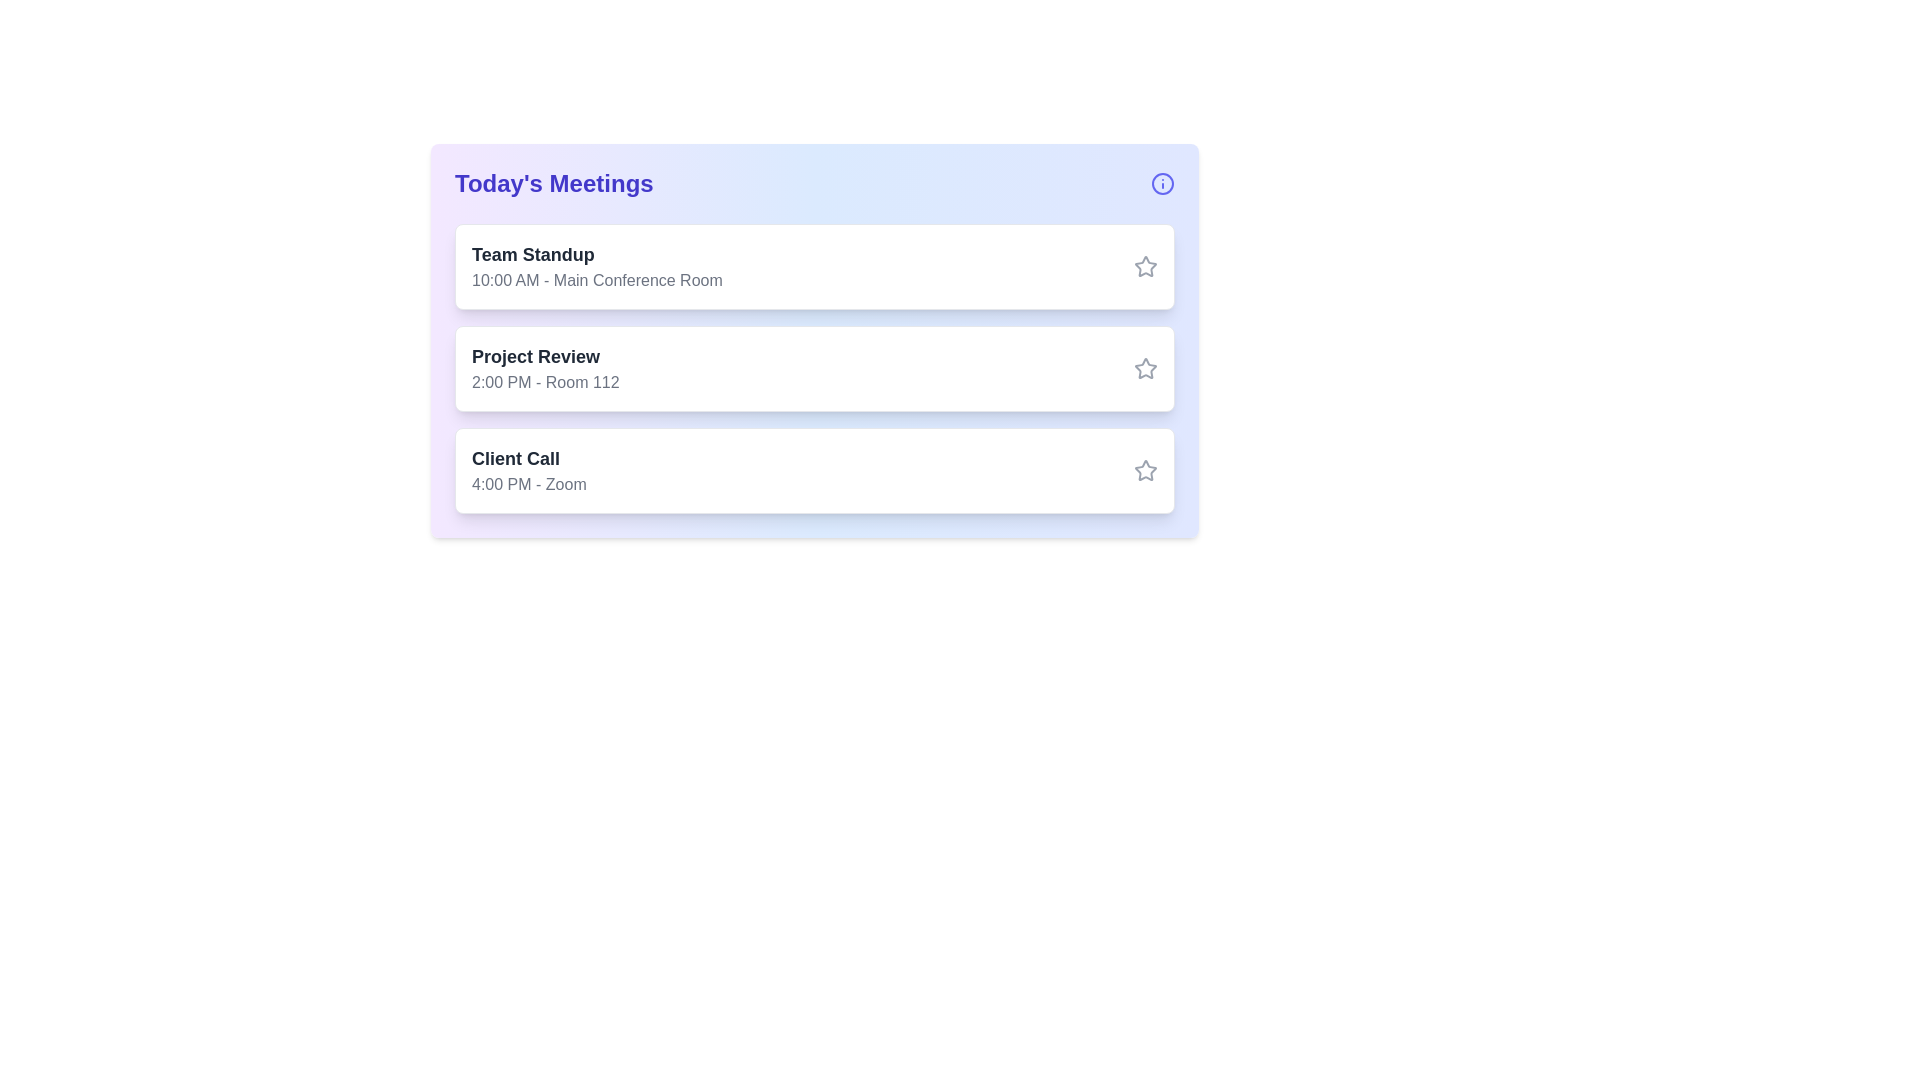 The image size is (1920, 1080). Describe the element at coordinates (545, 382) in the screenshot. I see `the text label displaying '2:00 PM - Room 112' in gray font, which is located beneath the 'Project Review' title in the meeting schedule list` at that location.